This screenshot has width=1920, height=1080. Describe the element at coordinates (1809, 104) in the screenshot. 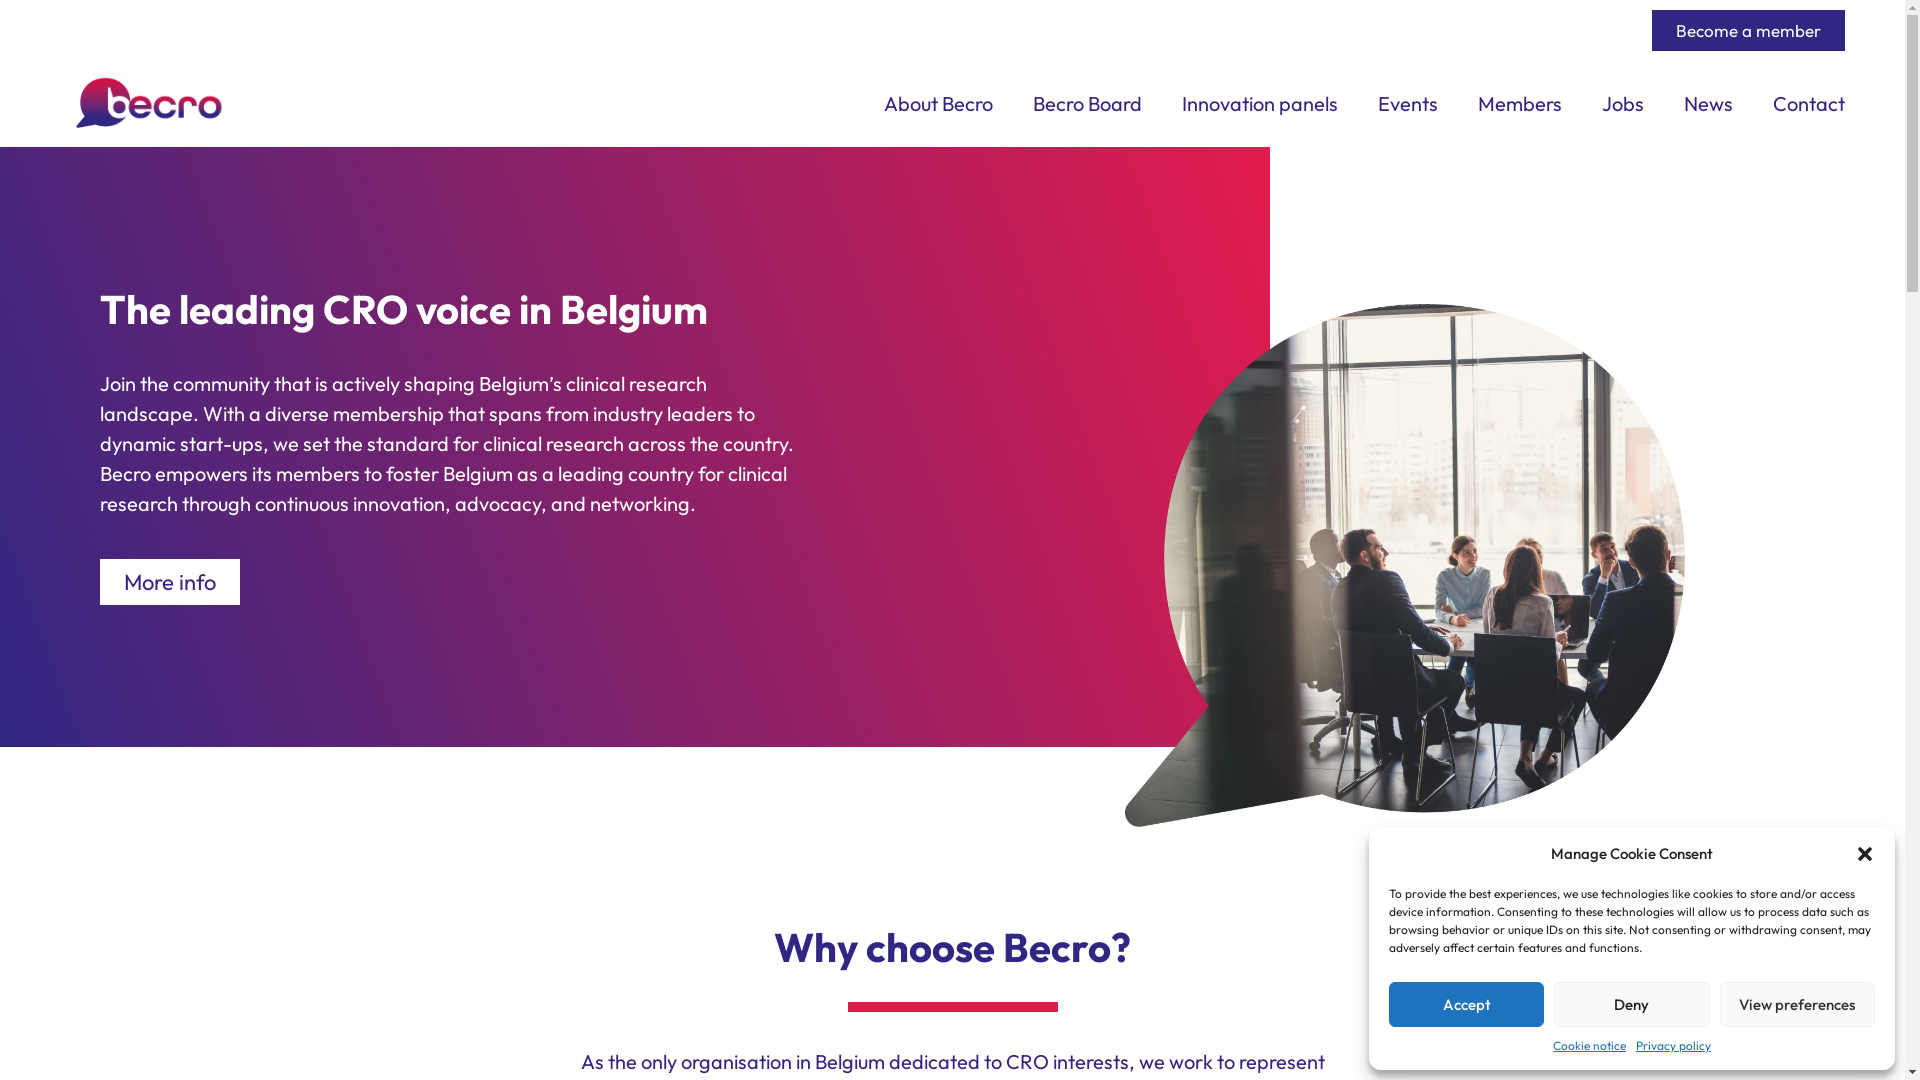

I see `'Contact'` at that location.